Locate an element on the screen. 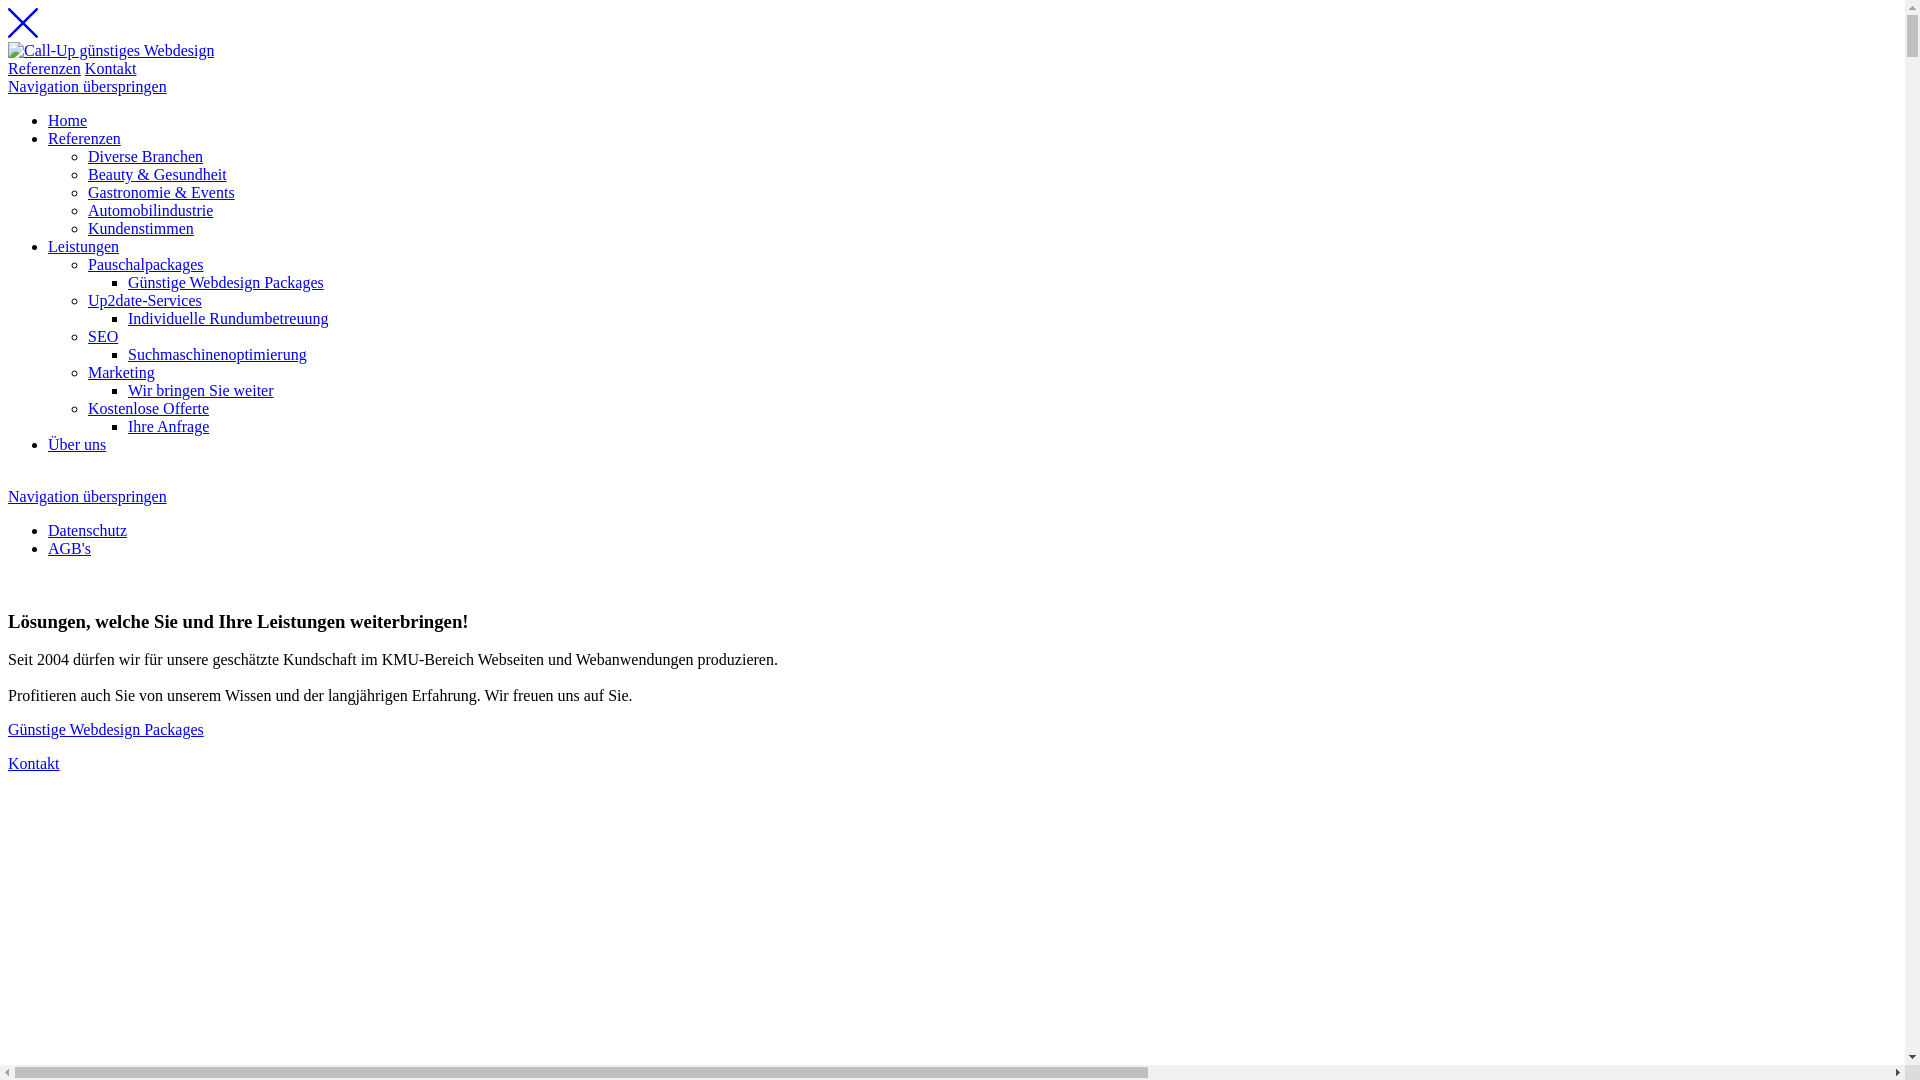 The width and height of the screenshot is (1920, 1080). ' ' is located at coordinates (8, 478).